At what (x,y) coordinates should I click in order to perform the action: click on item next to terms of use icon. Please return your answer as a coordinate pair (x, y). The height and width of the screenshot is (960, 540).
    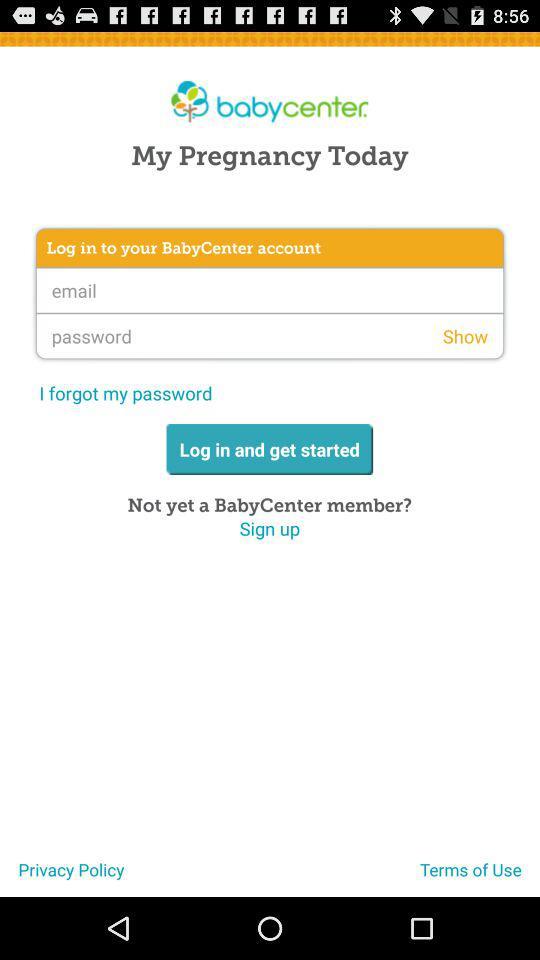
    Looking at the image, I should click on (62, 876).